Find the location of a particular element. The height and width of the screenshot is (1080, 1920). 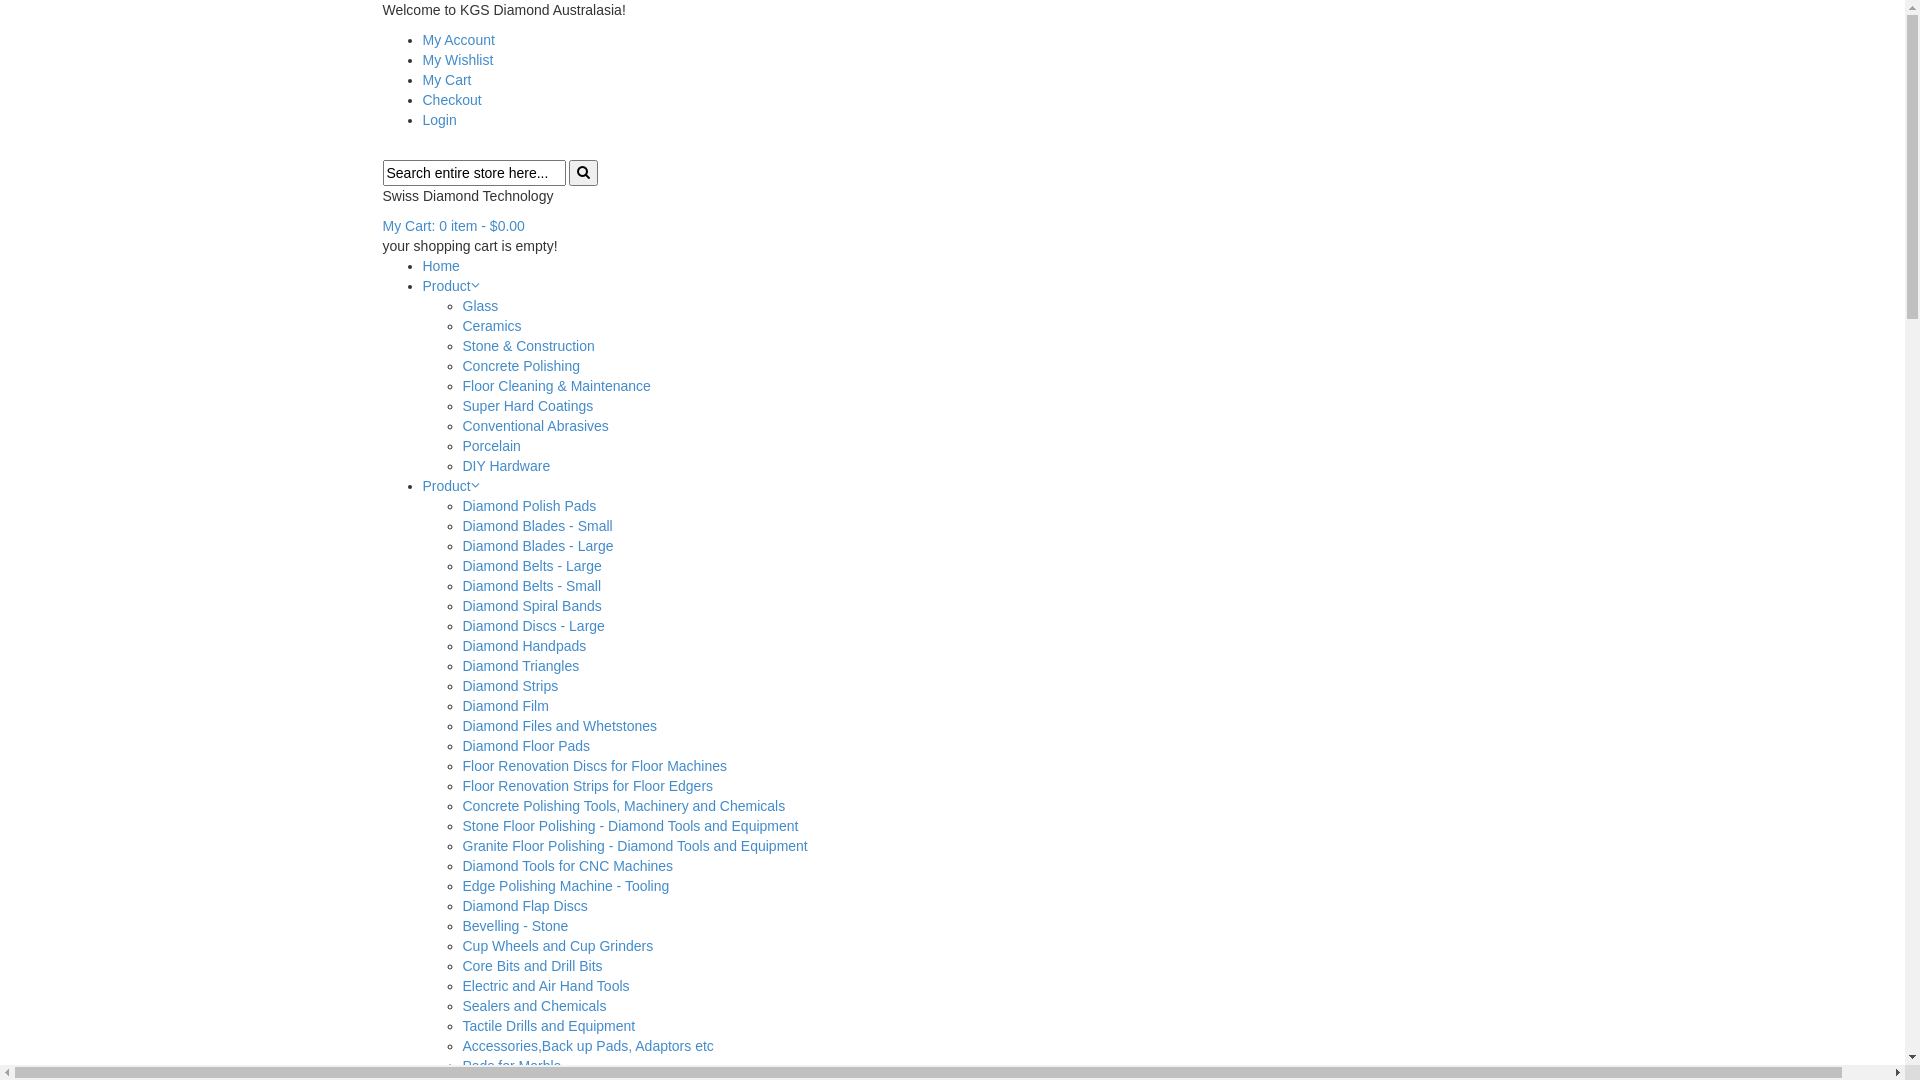

'Pads for Marble' is located at coordinates (511, 1064).